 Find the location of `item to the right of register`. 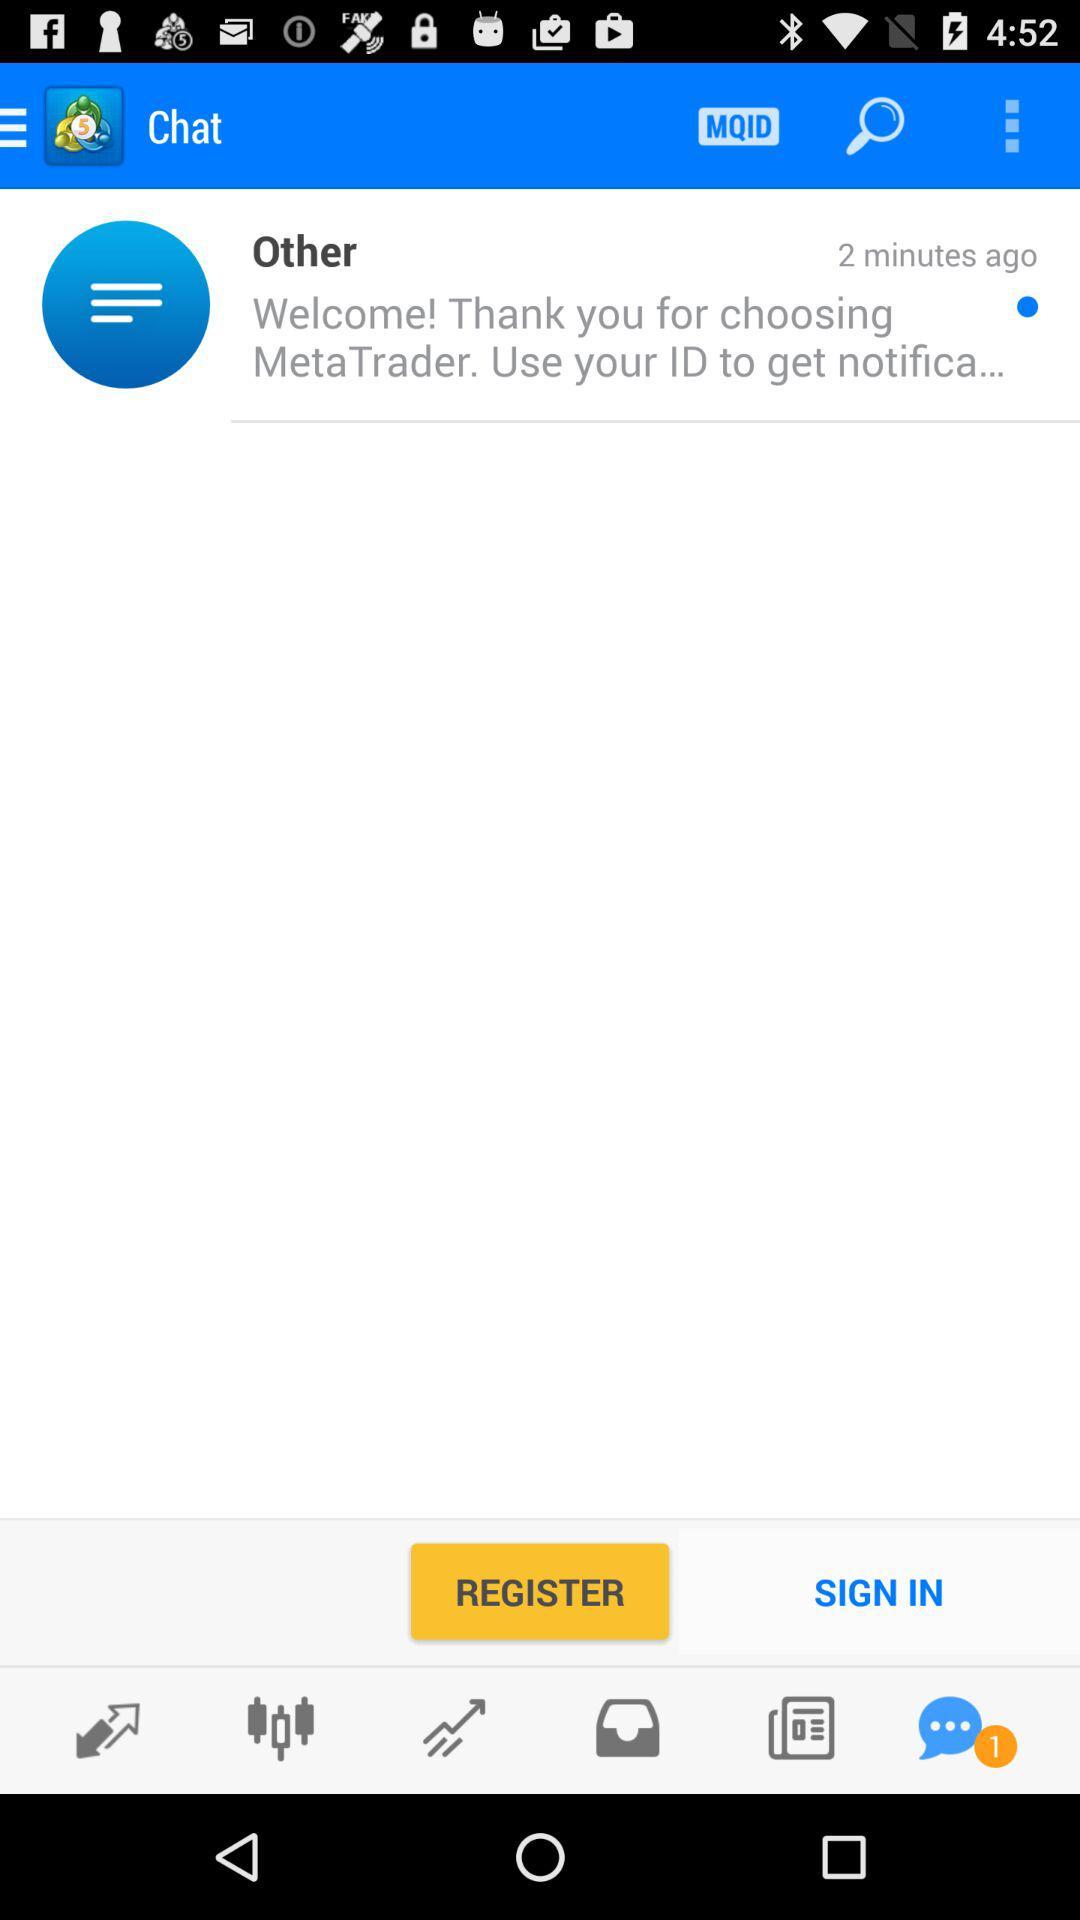

item to the right of register is located at coordinates (878, 1590).